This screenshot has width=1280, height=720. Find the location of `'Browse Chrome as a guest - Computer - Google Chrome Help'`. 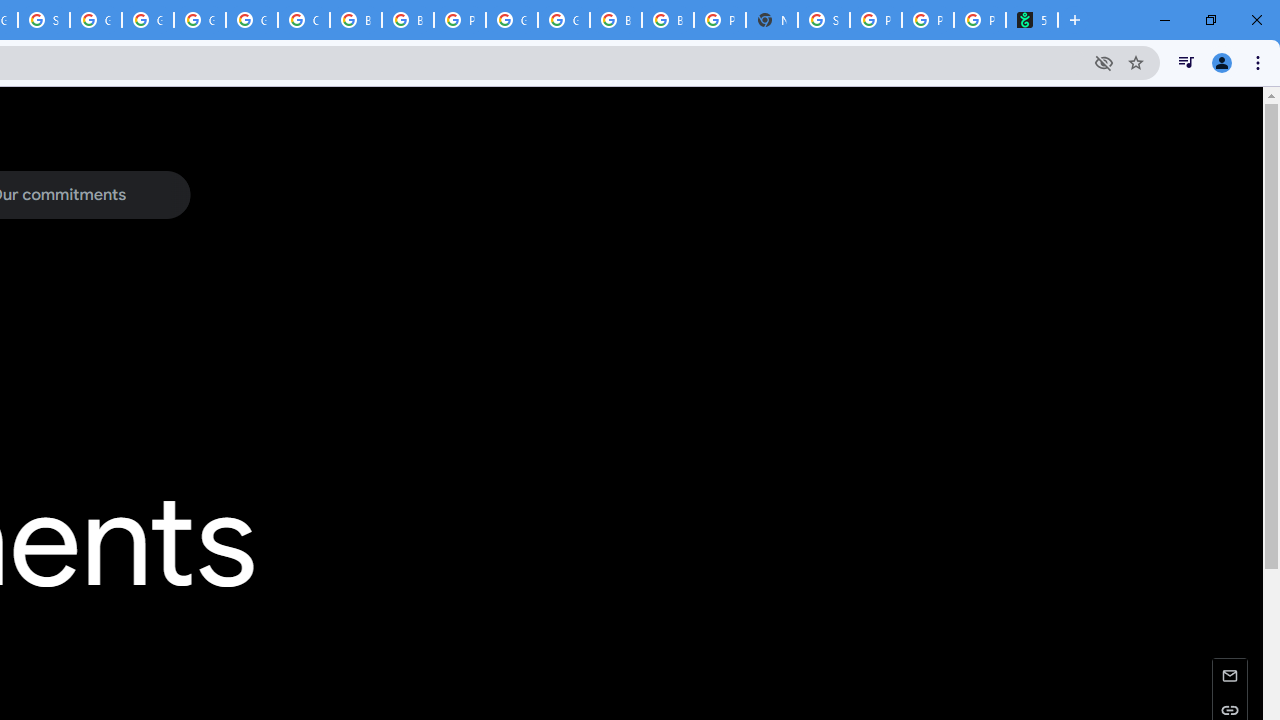

'Browse Chrome as a guest - Computer - Google Chrome Help' is located at coordinates (406, 20).